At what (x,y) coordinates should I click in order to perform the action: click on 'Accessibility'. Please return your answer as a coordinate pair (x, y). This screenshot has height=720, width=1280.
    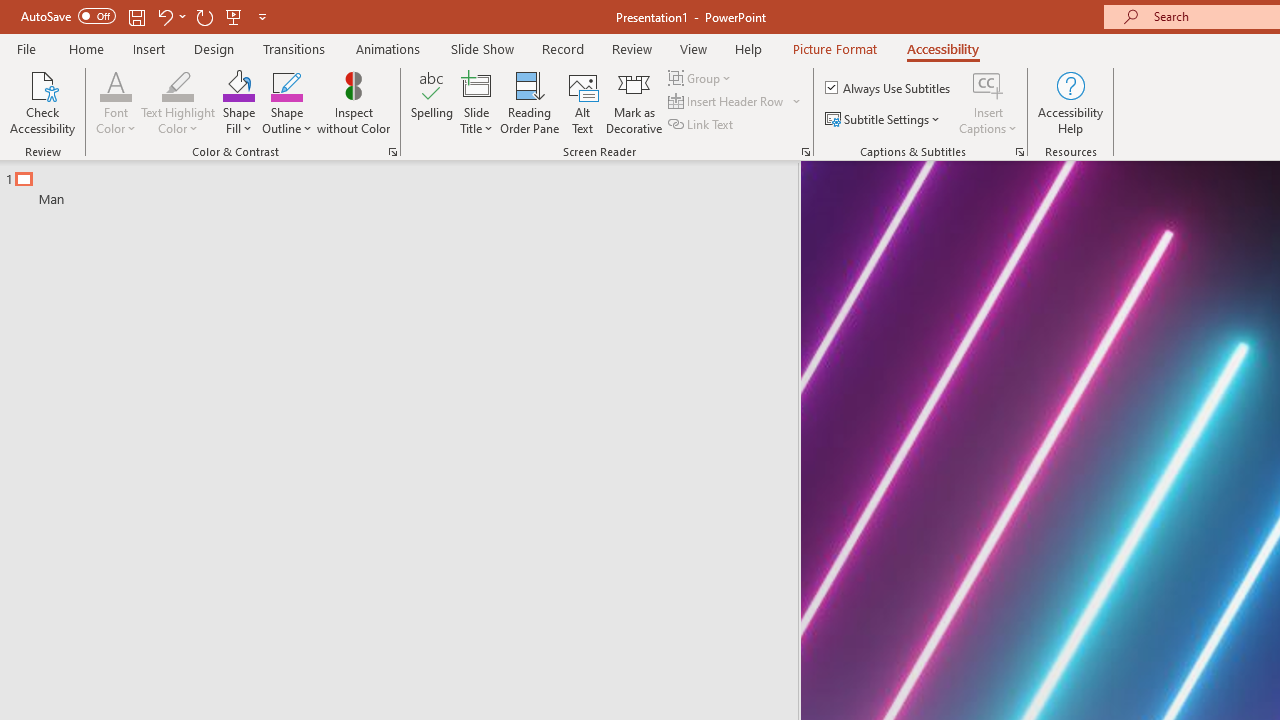
    Looking at the image, I should click on (941, 48).